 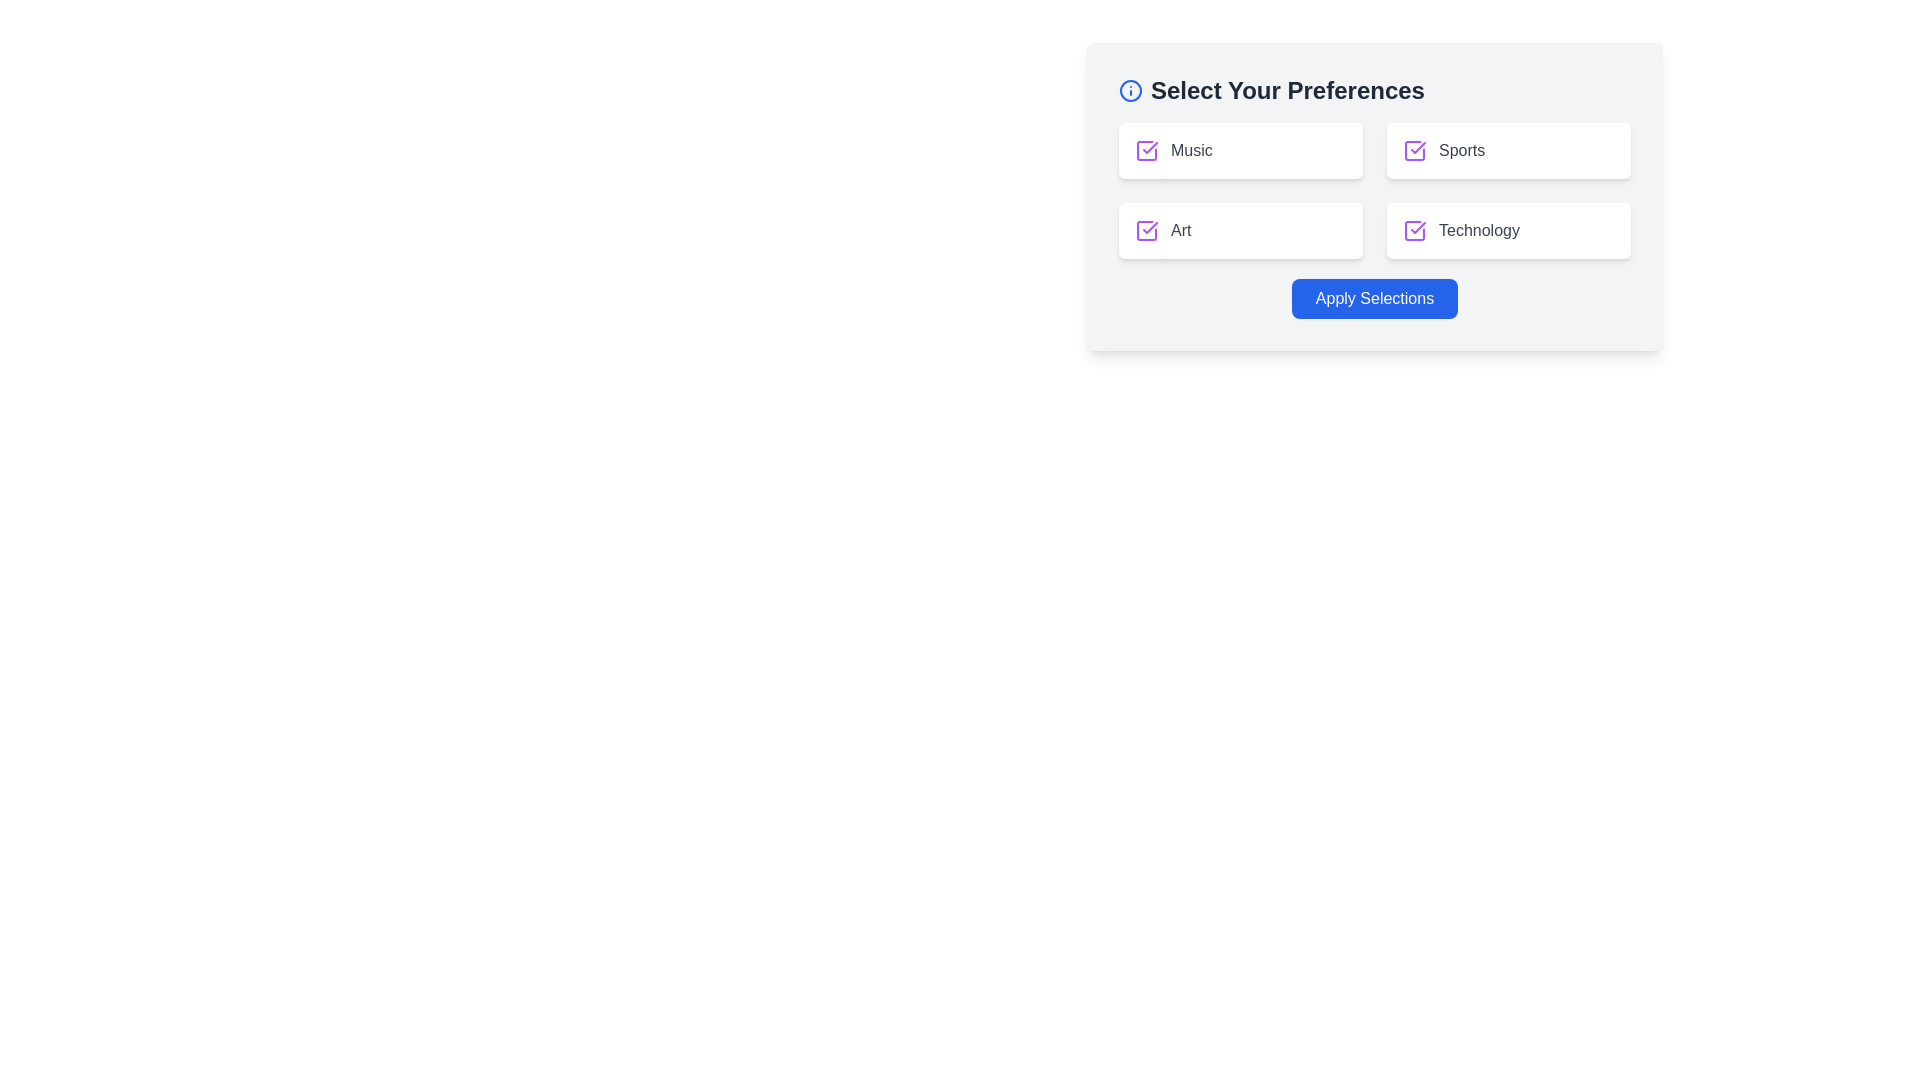 What do you see at coordinates (1181, 230) in the screenshot?
I see `the 'Art' label, which is displayed in a medium bold gray font and is located next to a checked purple checkbox in the 'Select Your Preferences' form` at bounding box center [1181, 230].